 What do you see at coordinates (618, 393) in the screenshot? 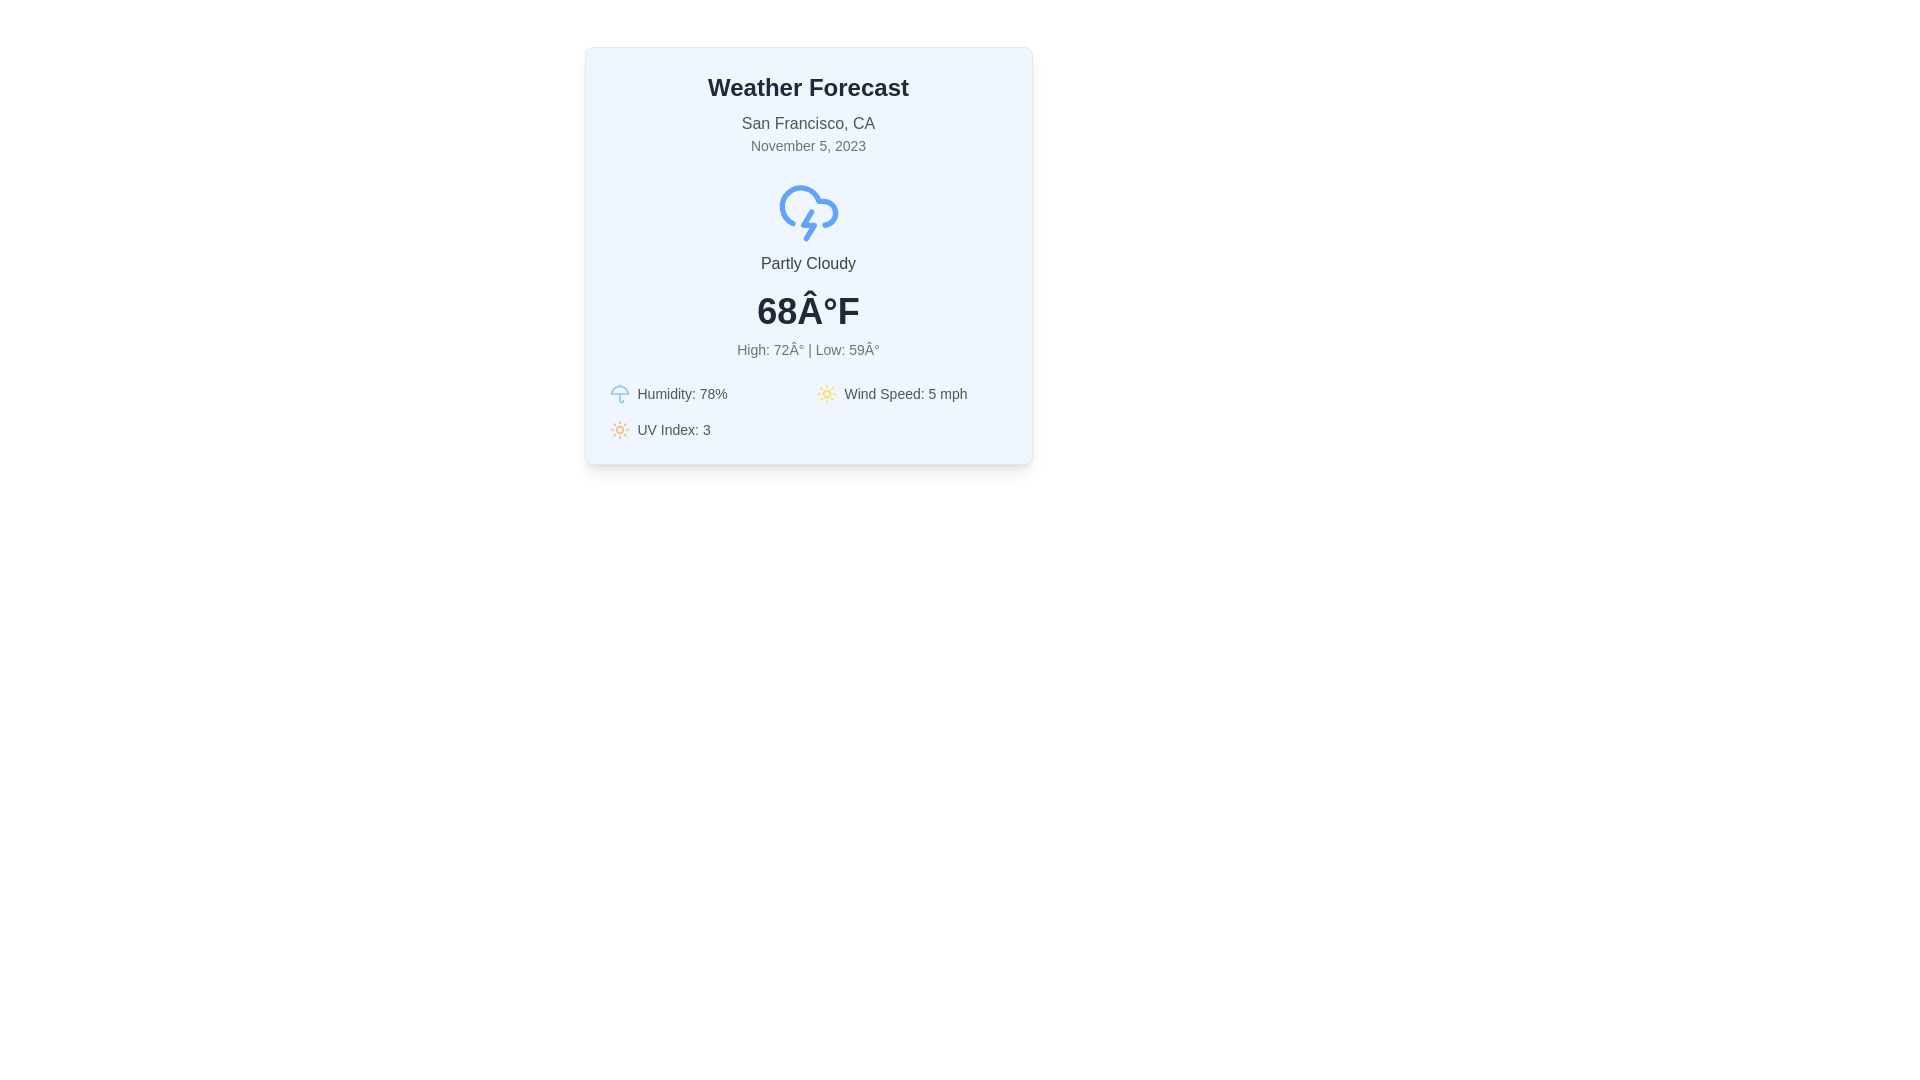
I see `the humidity icon located in the bottom-left quadrant of the card, adjacent to the text 'Humidity: 78%.'` at bounding box center [618, 393].